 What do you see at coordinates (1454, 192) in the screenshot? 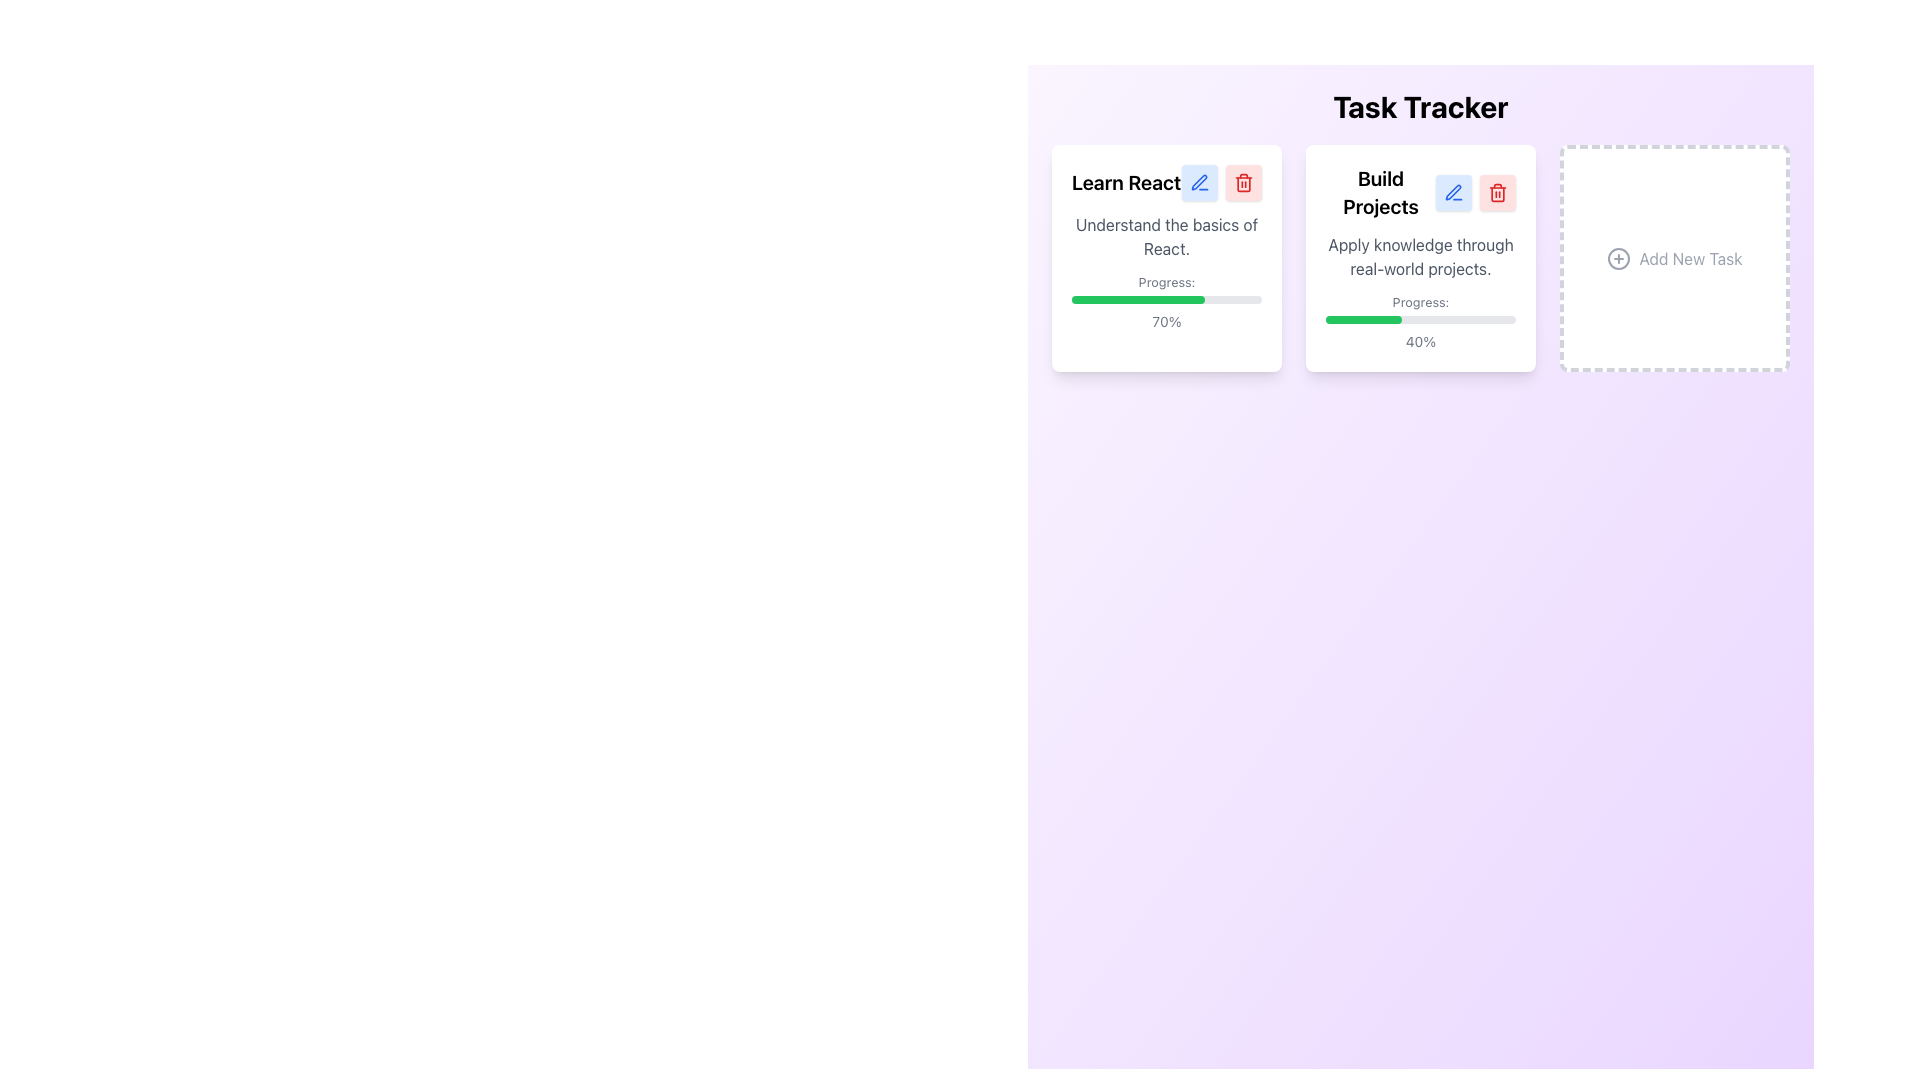
I see `the edit button located in the top-right corner of the 'Build Projects' task card, to the left of the delete icon` at bounding box center [1454, 192].